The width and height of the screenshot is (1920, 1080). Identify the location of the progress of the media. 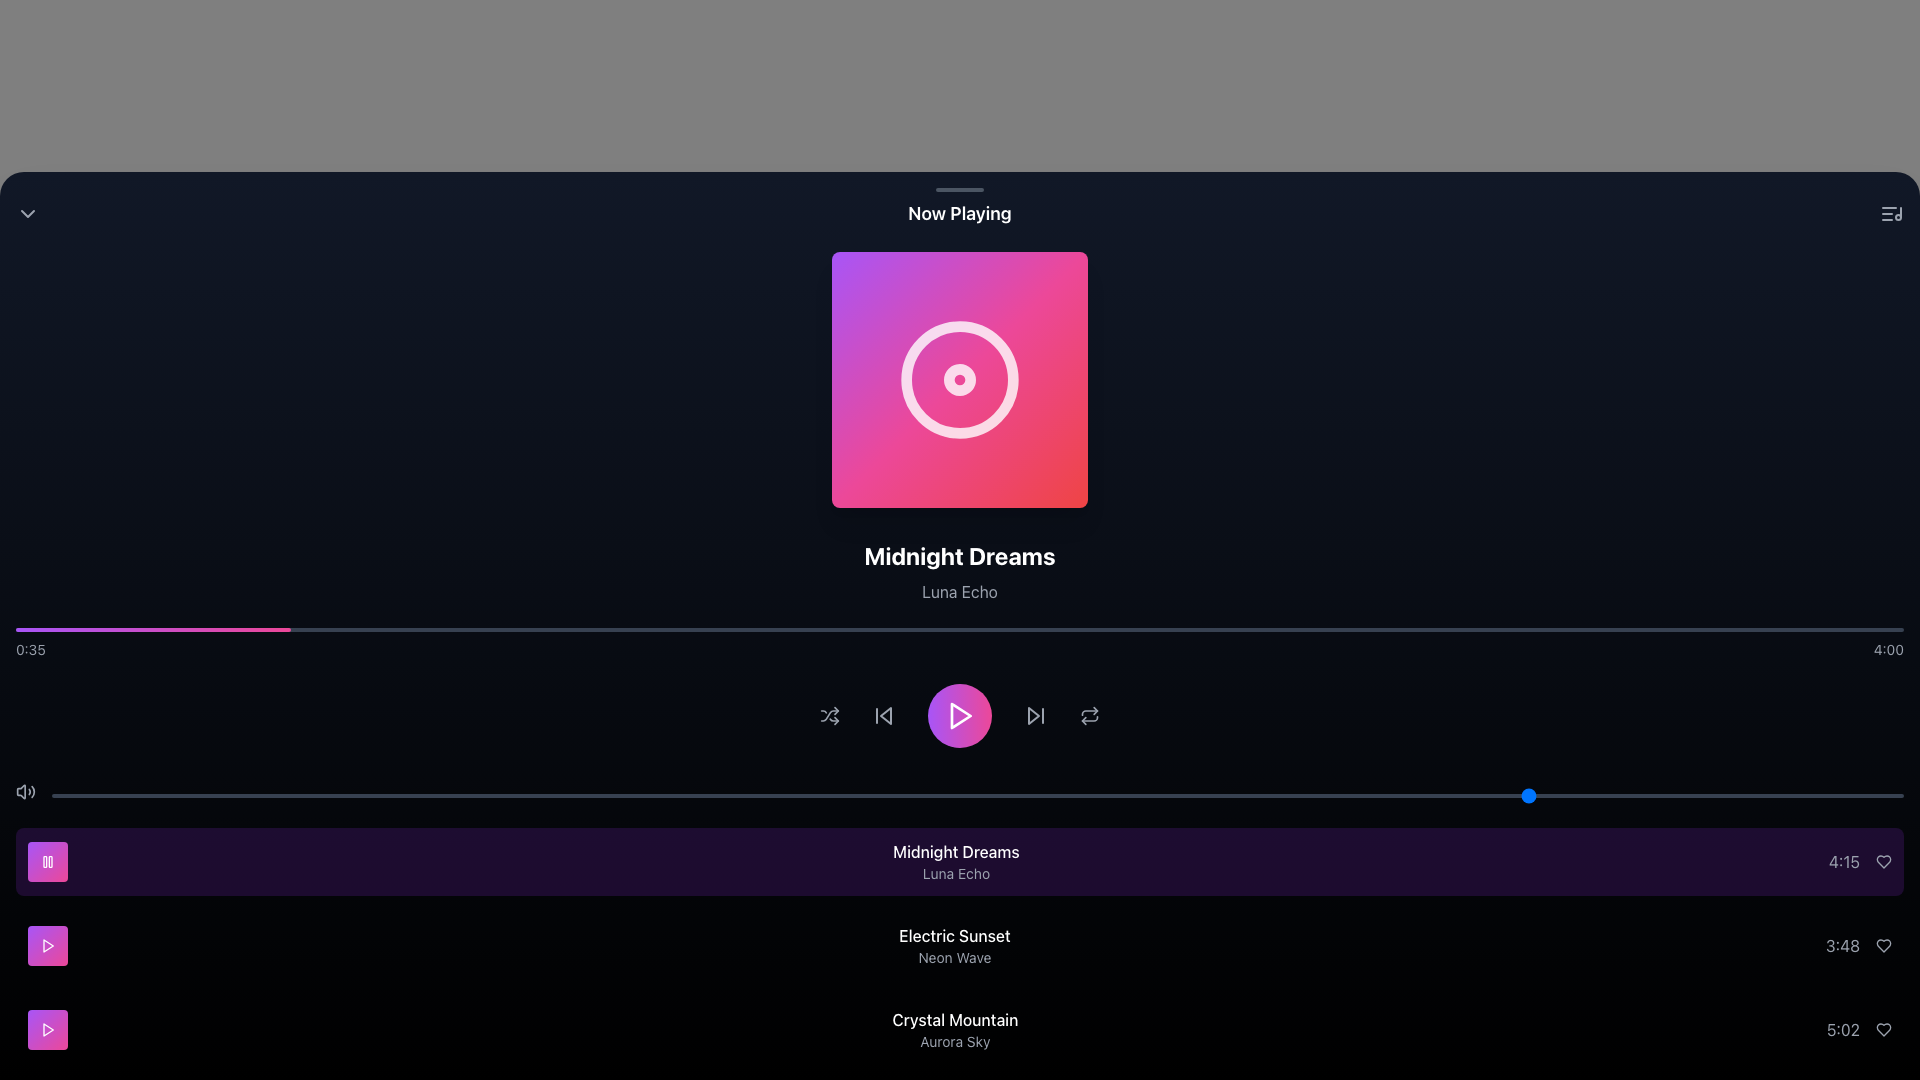
(525, 628).